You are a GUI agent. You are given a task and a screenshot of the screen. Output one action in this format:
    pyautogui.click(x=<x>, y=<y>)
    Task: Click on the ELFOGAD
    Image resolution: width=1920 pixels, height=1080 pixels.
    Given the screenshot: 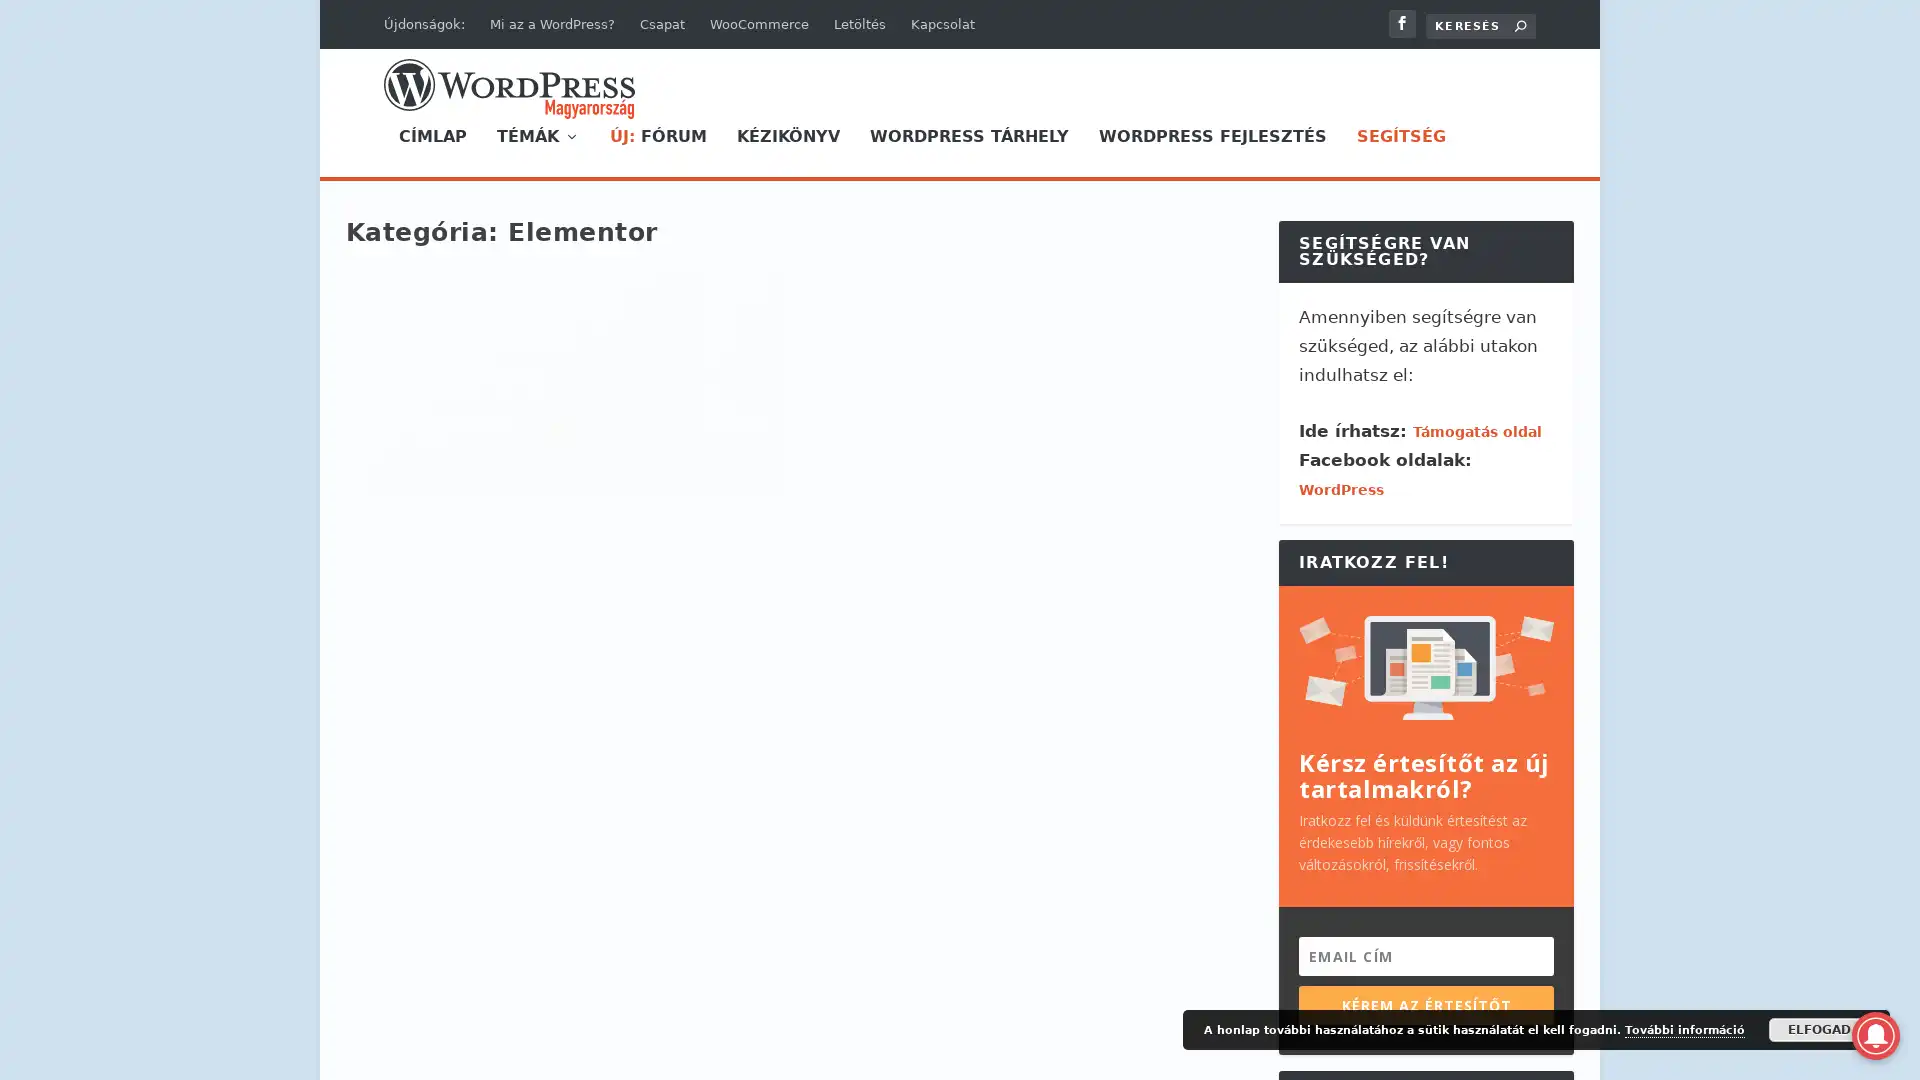 What is the action you would take?
    pyautogui.click(x=1819, y=1029)
    